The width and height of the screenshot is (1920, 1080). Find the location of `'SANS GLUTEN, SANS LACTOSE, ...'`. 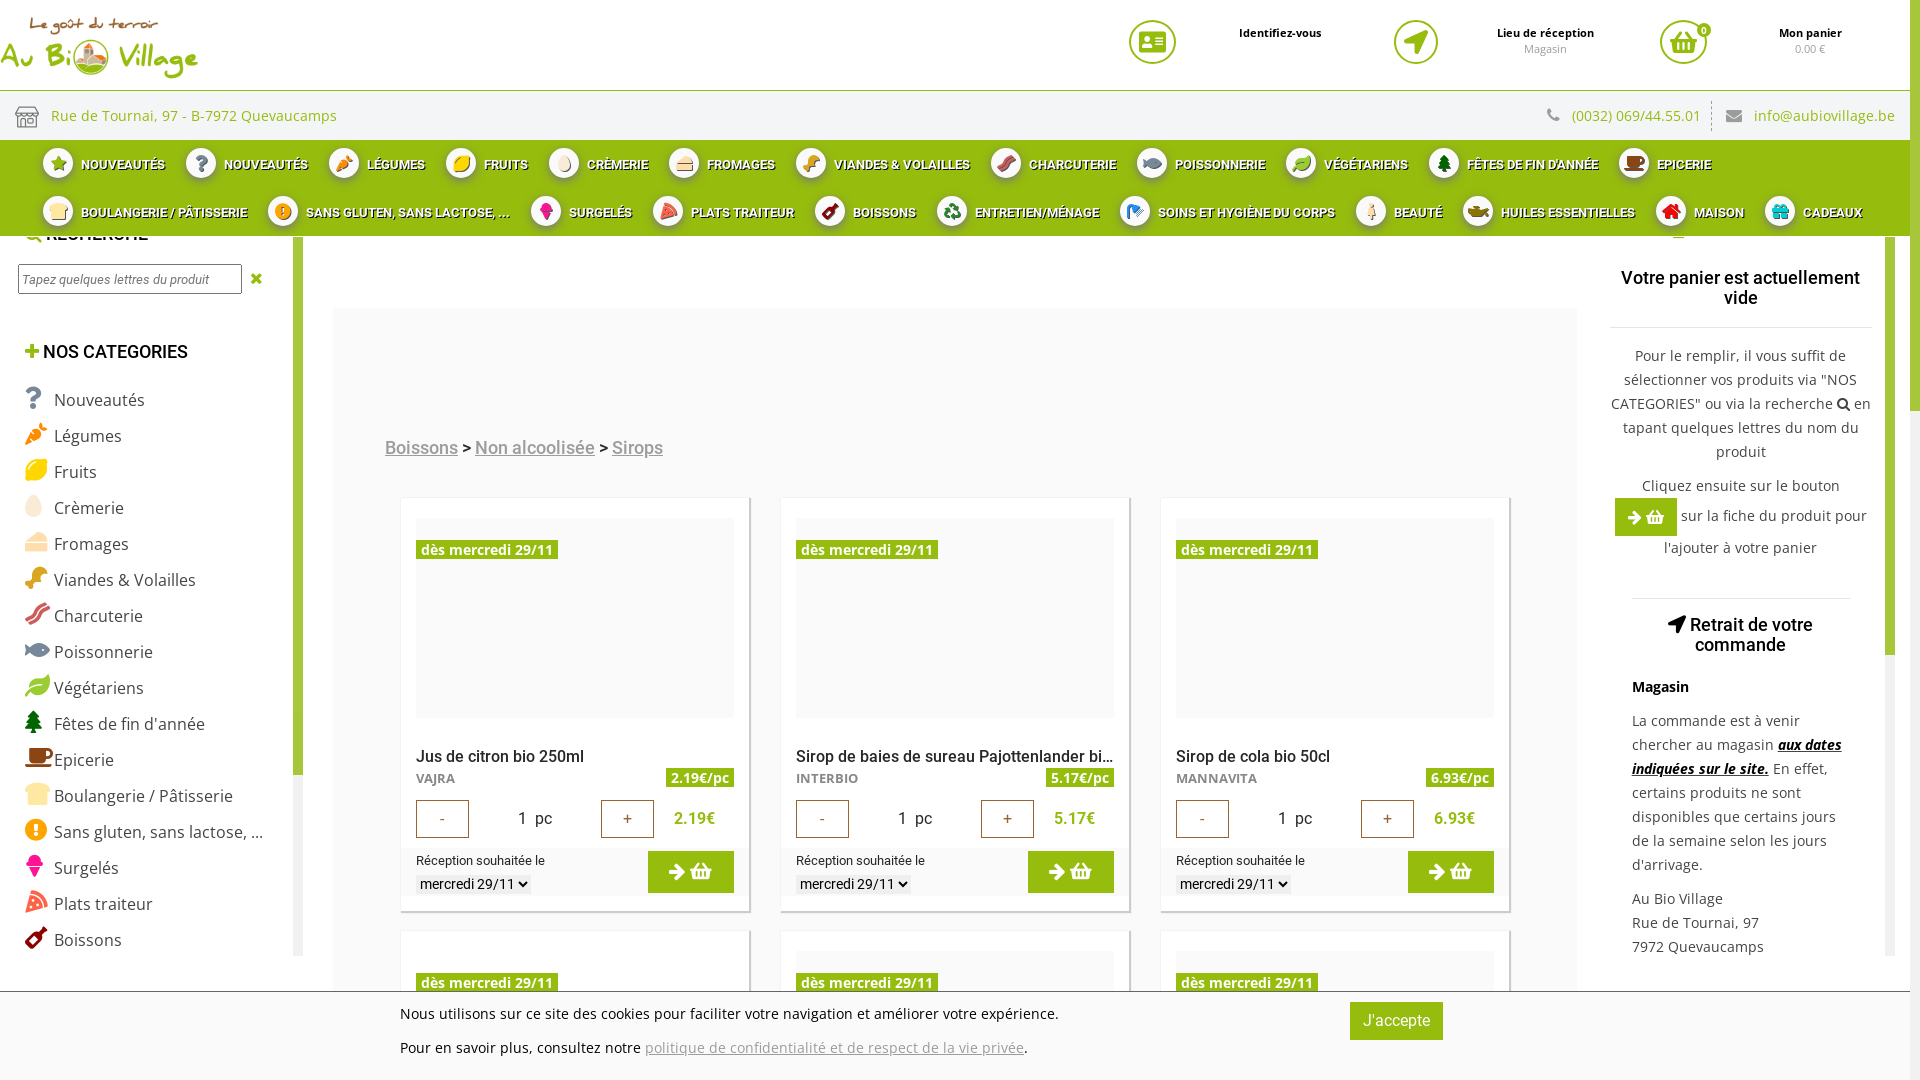

'SANS GLUTEN, SANS LACTOSE, ...' is located at coordinates (386, 207).